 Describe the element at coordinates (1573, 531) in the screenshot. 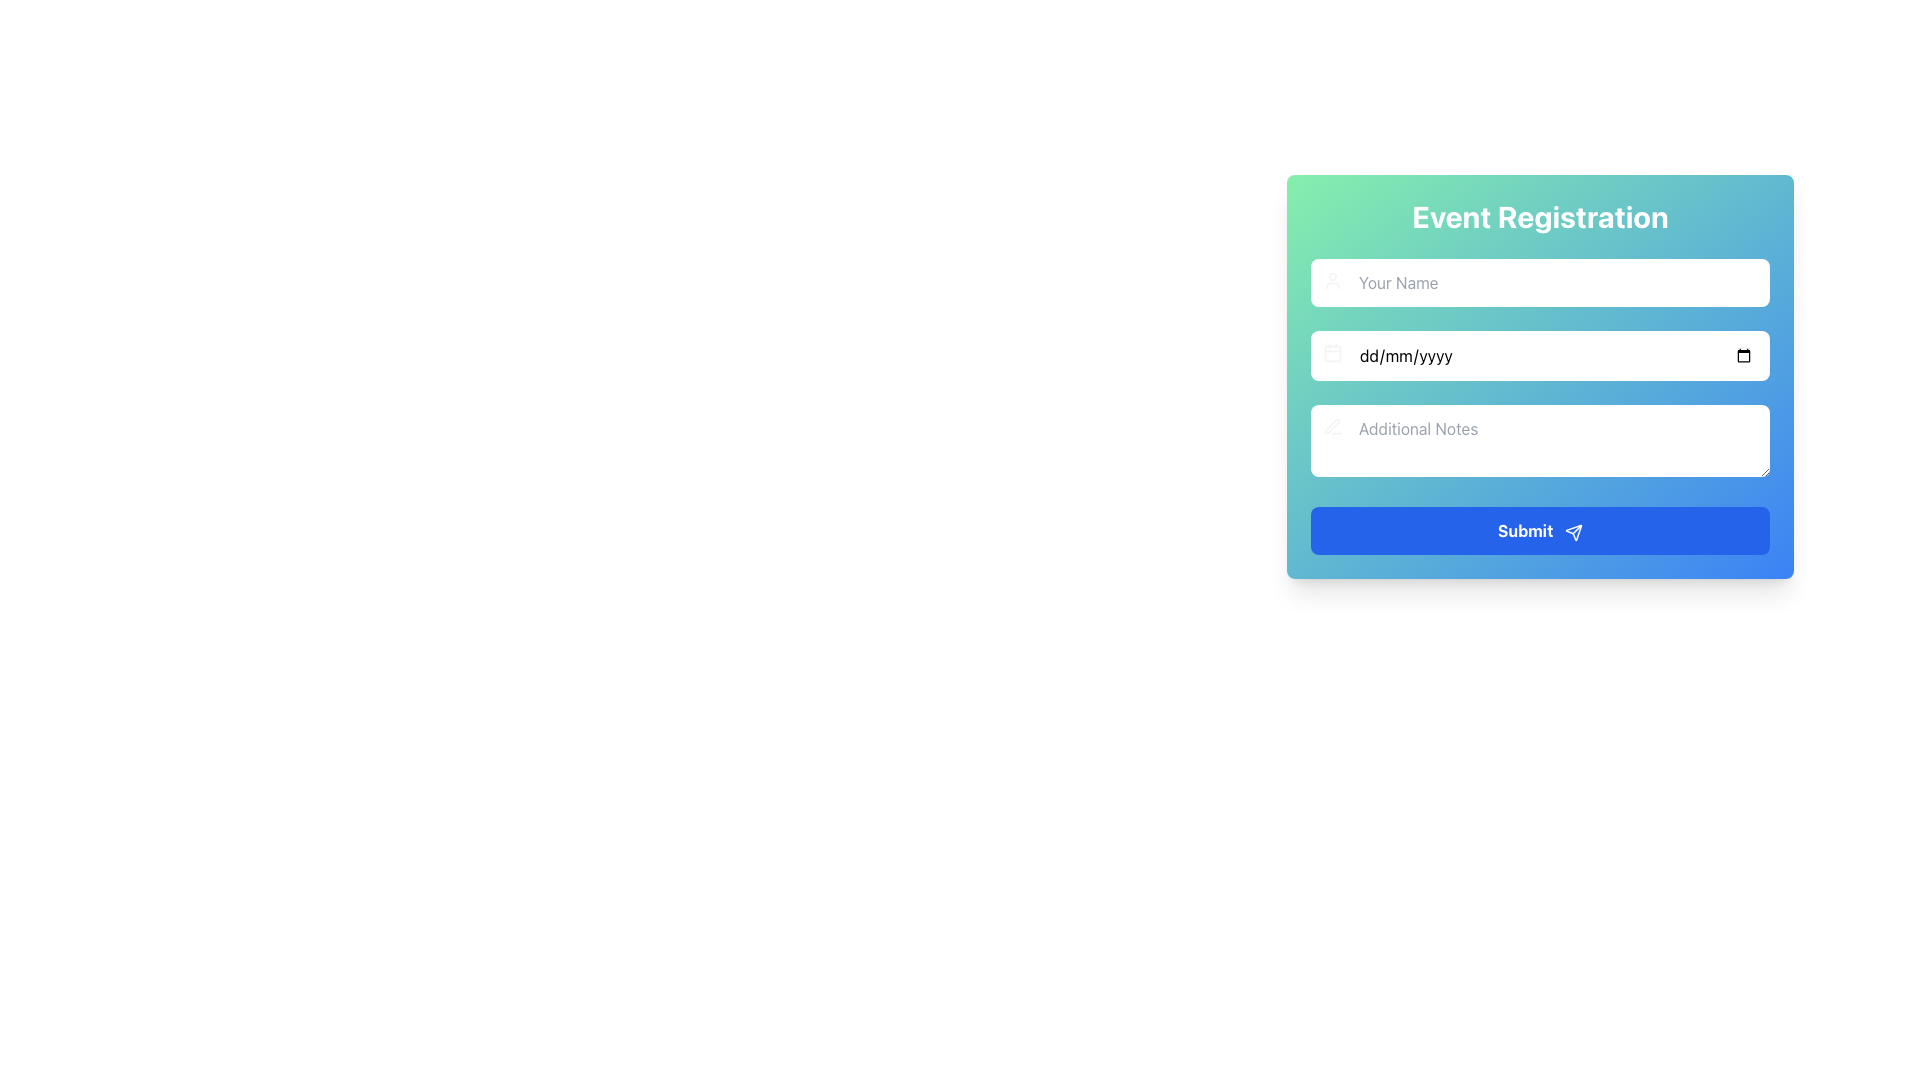

I see `the 'send' icon located on the right side of the 'Submit' button, which visually reinforces the button's purpose` at that location.